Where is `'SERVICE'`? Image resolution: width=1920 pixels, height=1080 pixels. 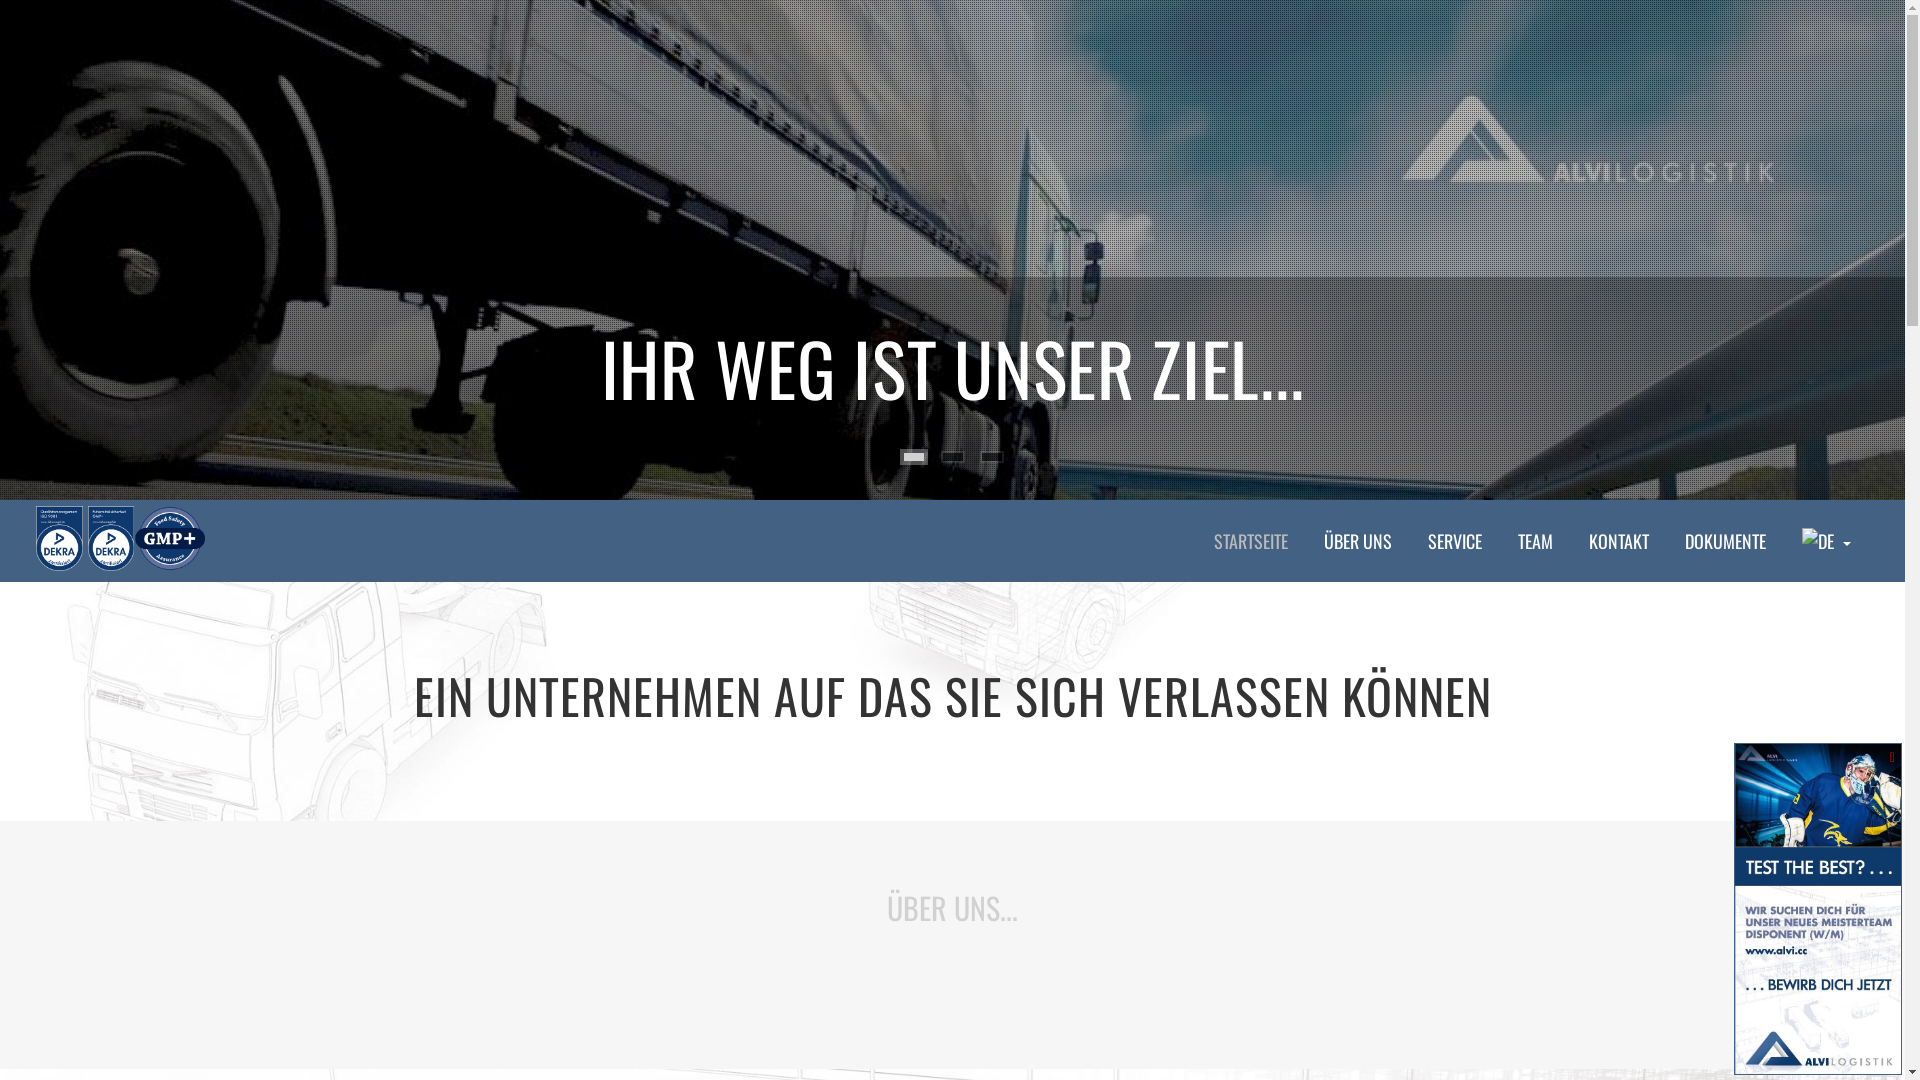
'SERVICE' is located at coordinates (1454, 540).